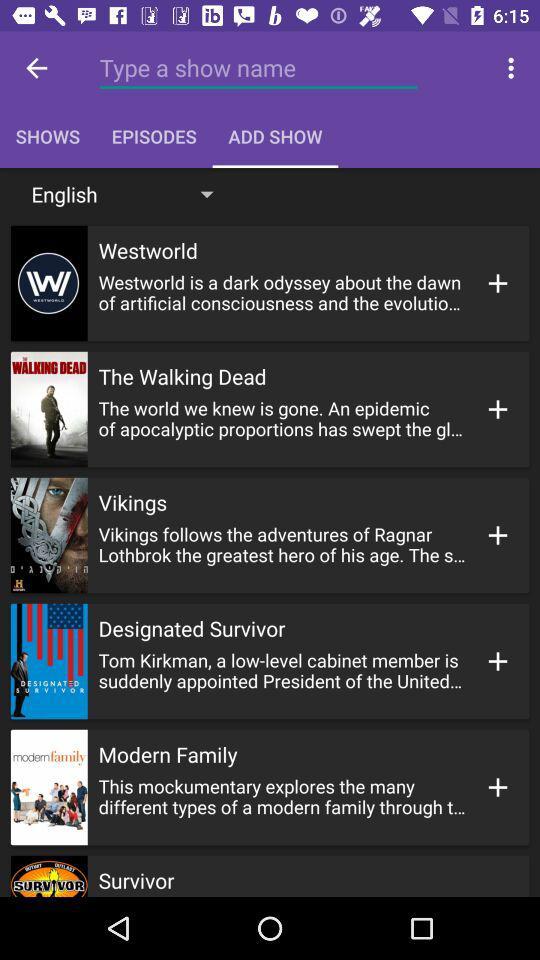  Describe the element at coordinates (258, 68) in the screenshot. I see `a show name` at that location.